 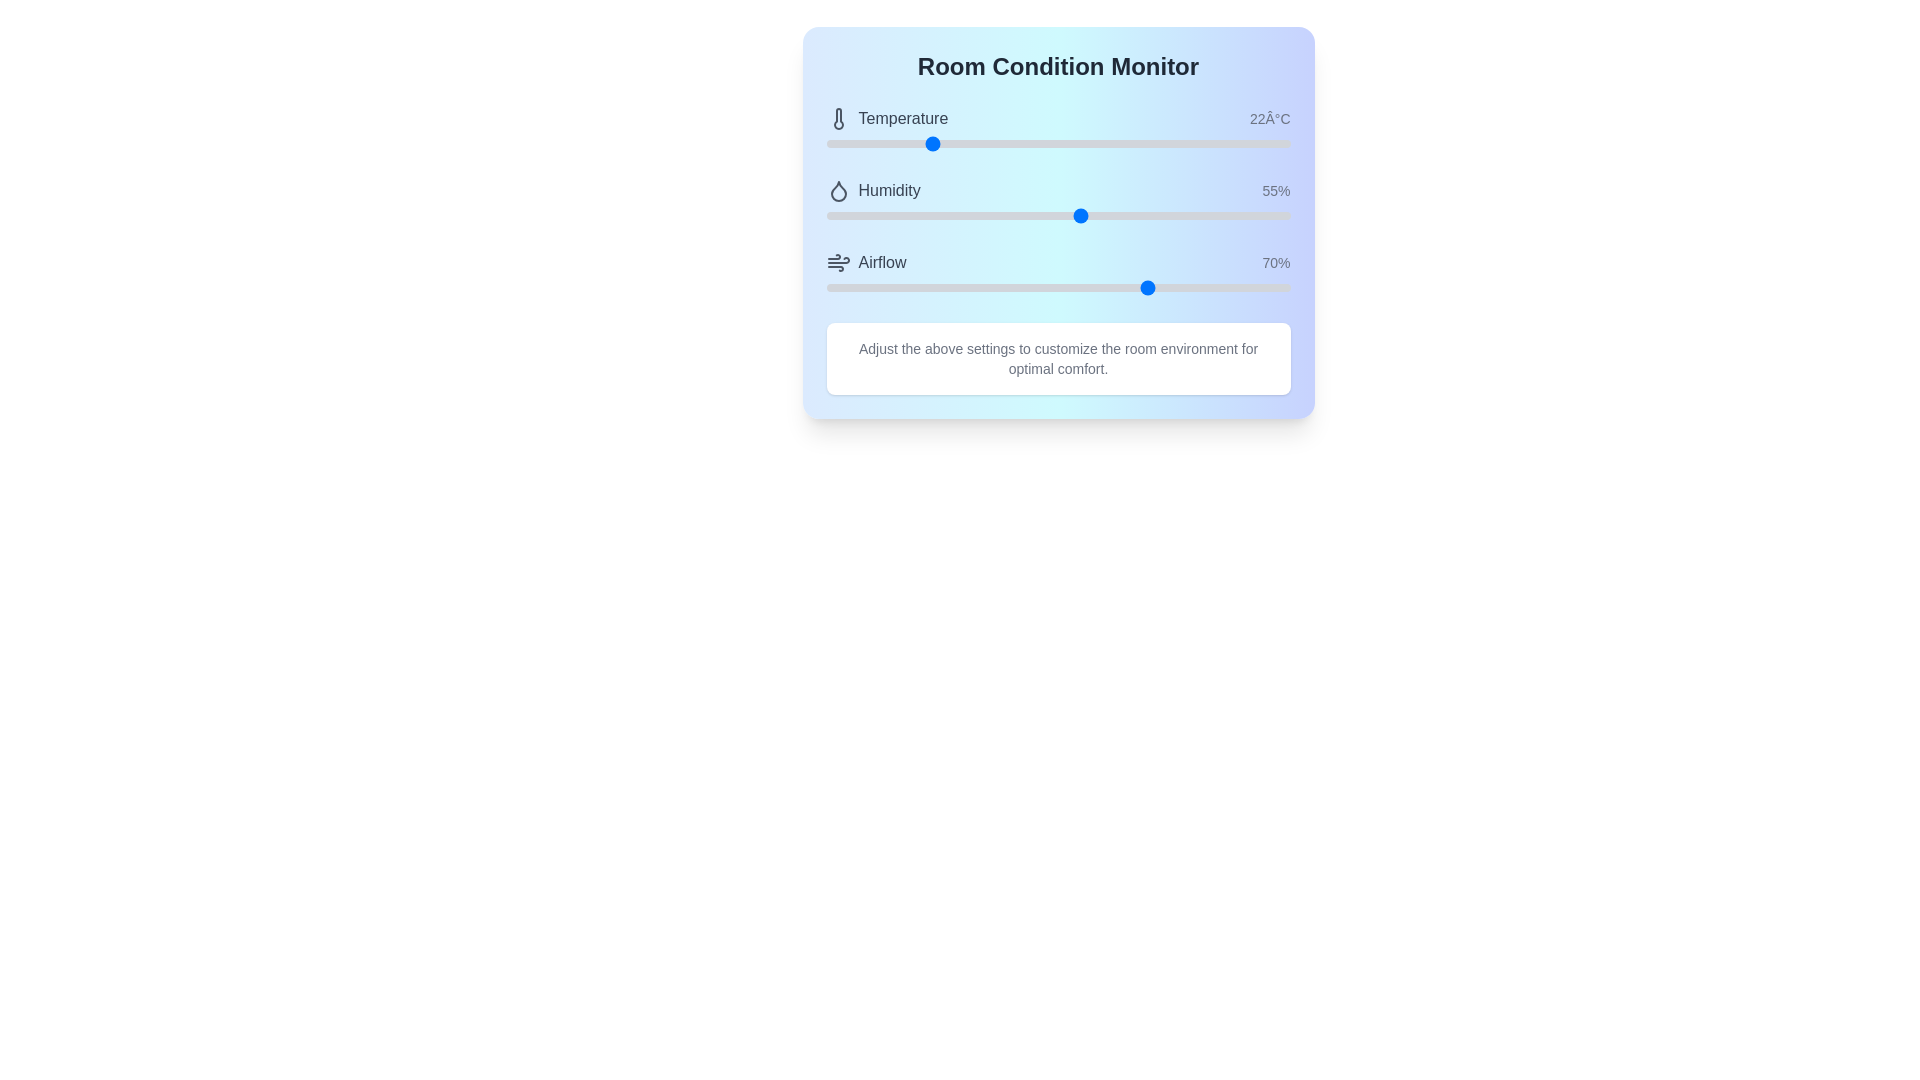 What do you see at coordinates (895, 288) in the screenshot?
I see `the airflow` at bounding box center [895, 288].